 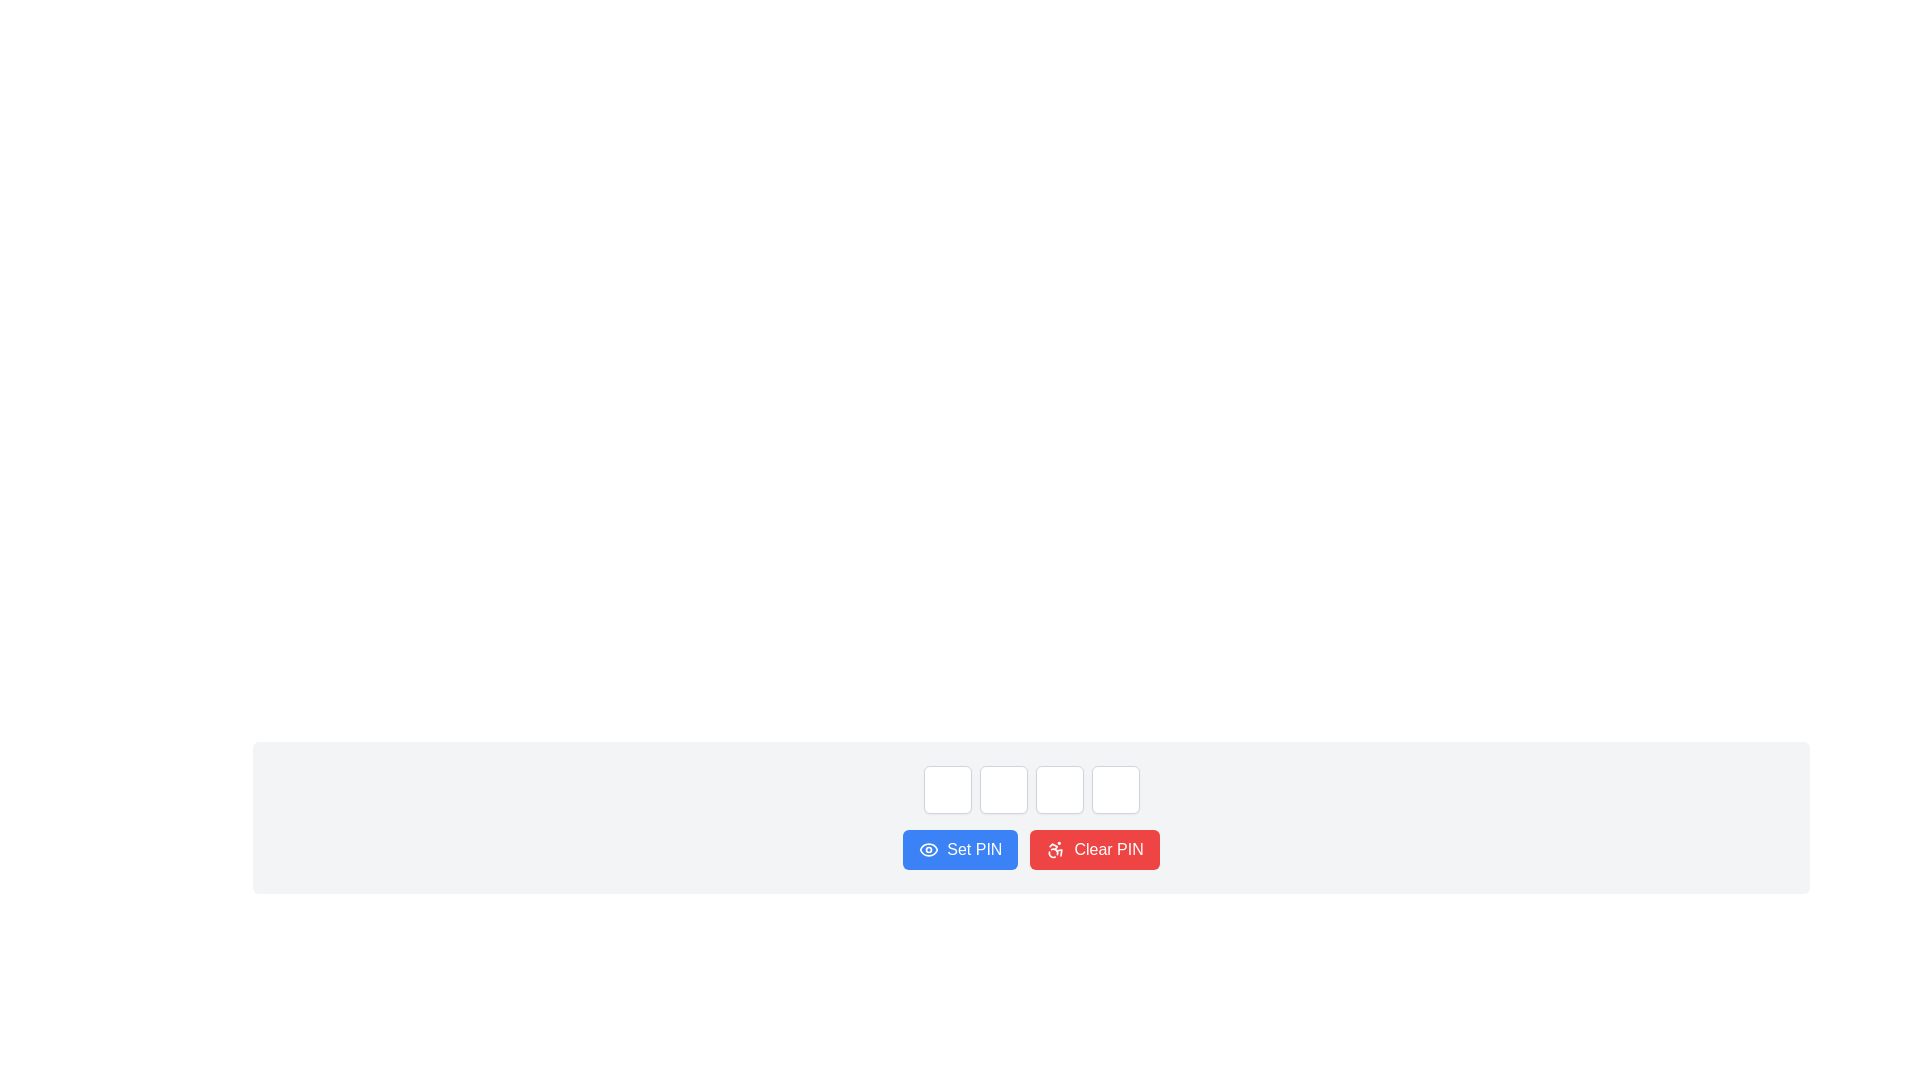 What do you see at coordinates (928, 849) in the screenshot?
I see `the eye-shaped icon located within the blue button labeled 'Set PIN', which is positioned below a series of empty square input fields` at bounding box center [928, 849].